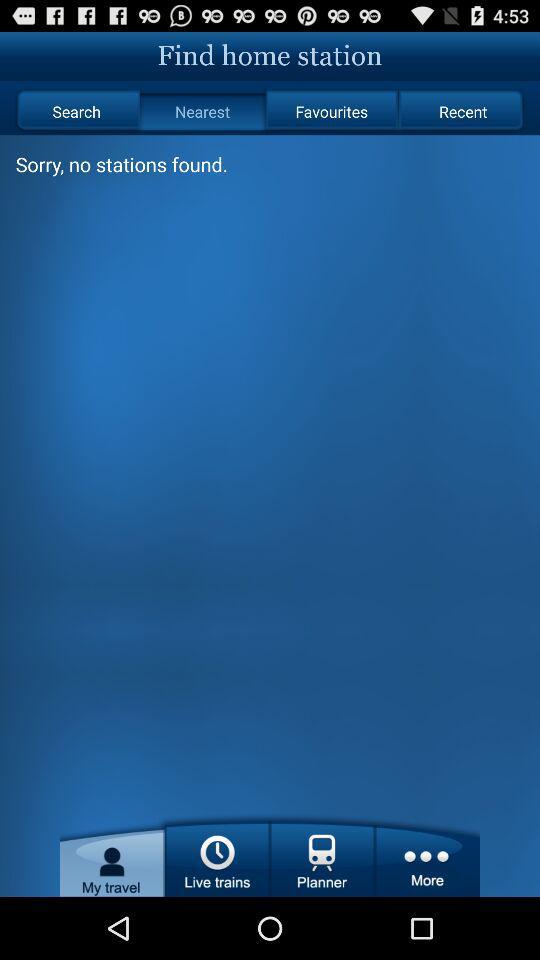 Image resolution: width=540 pixels, height=960 pixels. Describe the element at coordinates (270, 545) in the screenshot. I see `item below the sorry no stations item` at that location.